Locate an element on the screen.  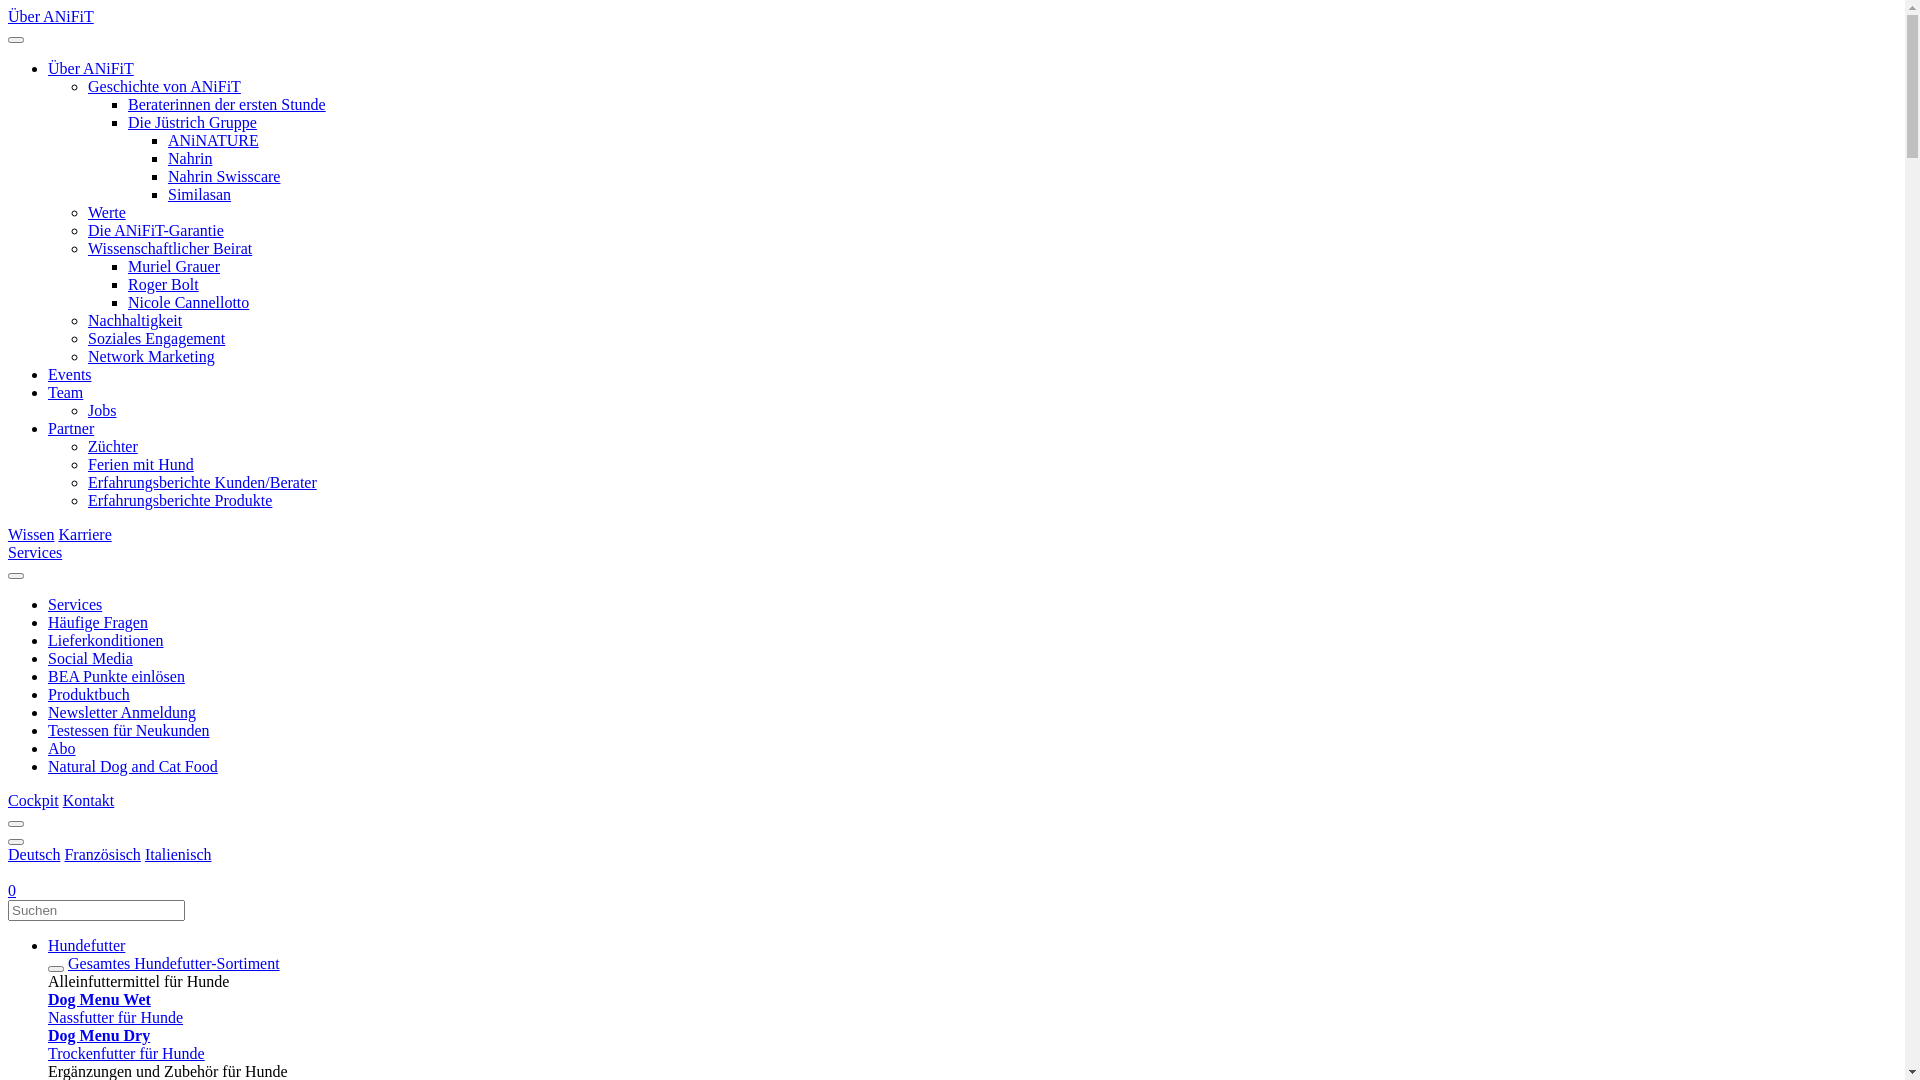
'Jobs' is located at coordinates (100, 409).